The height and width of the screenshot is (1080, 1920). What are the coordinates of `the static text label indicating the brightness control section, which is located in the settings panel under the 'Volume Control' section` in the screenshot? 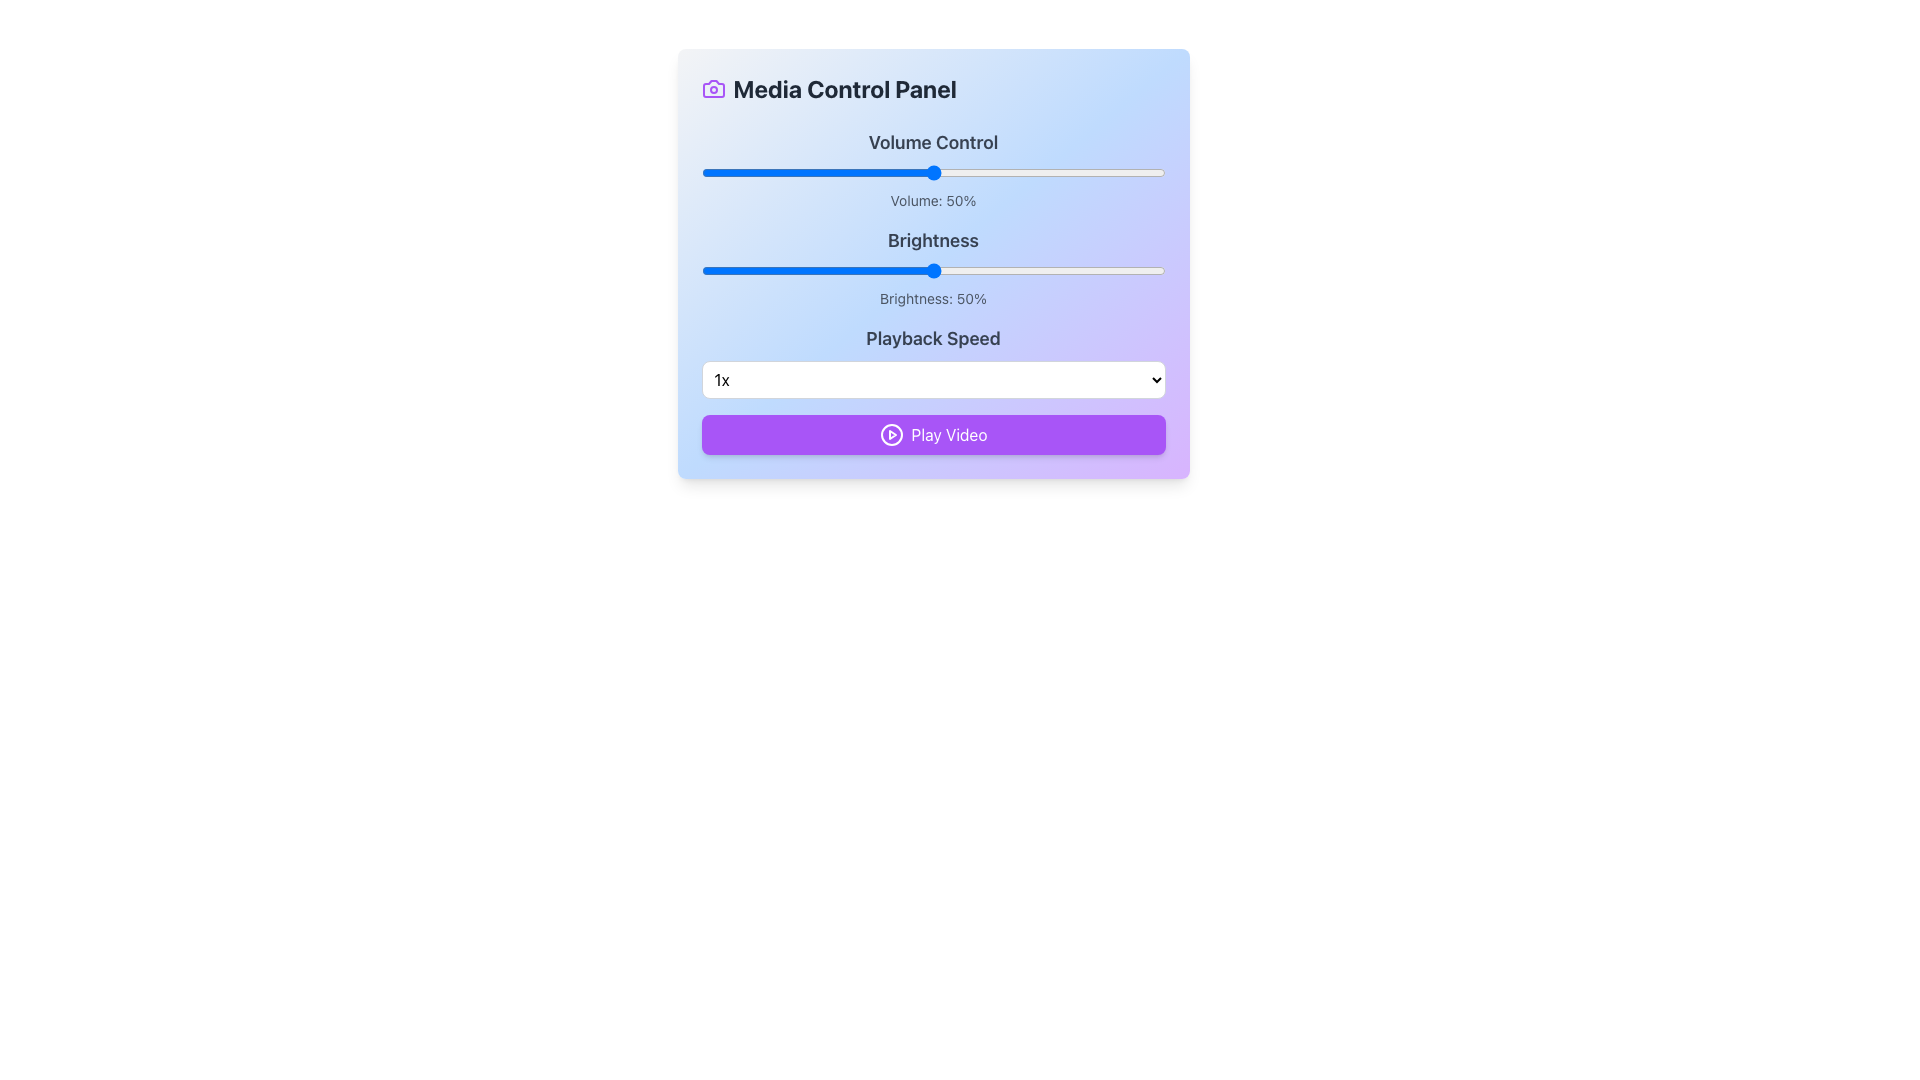 It's located at (932, 239).